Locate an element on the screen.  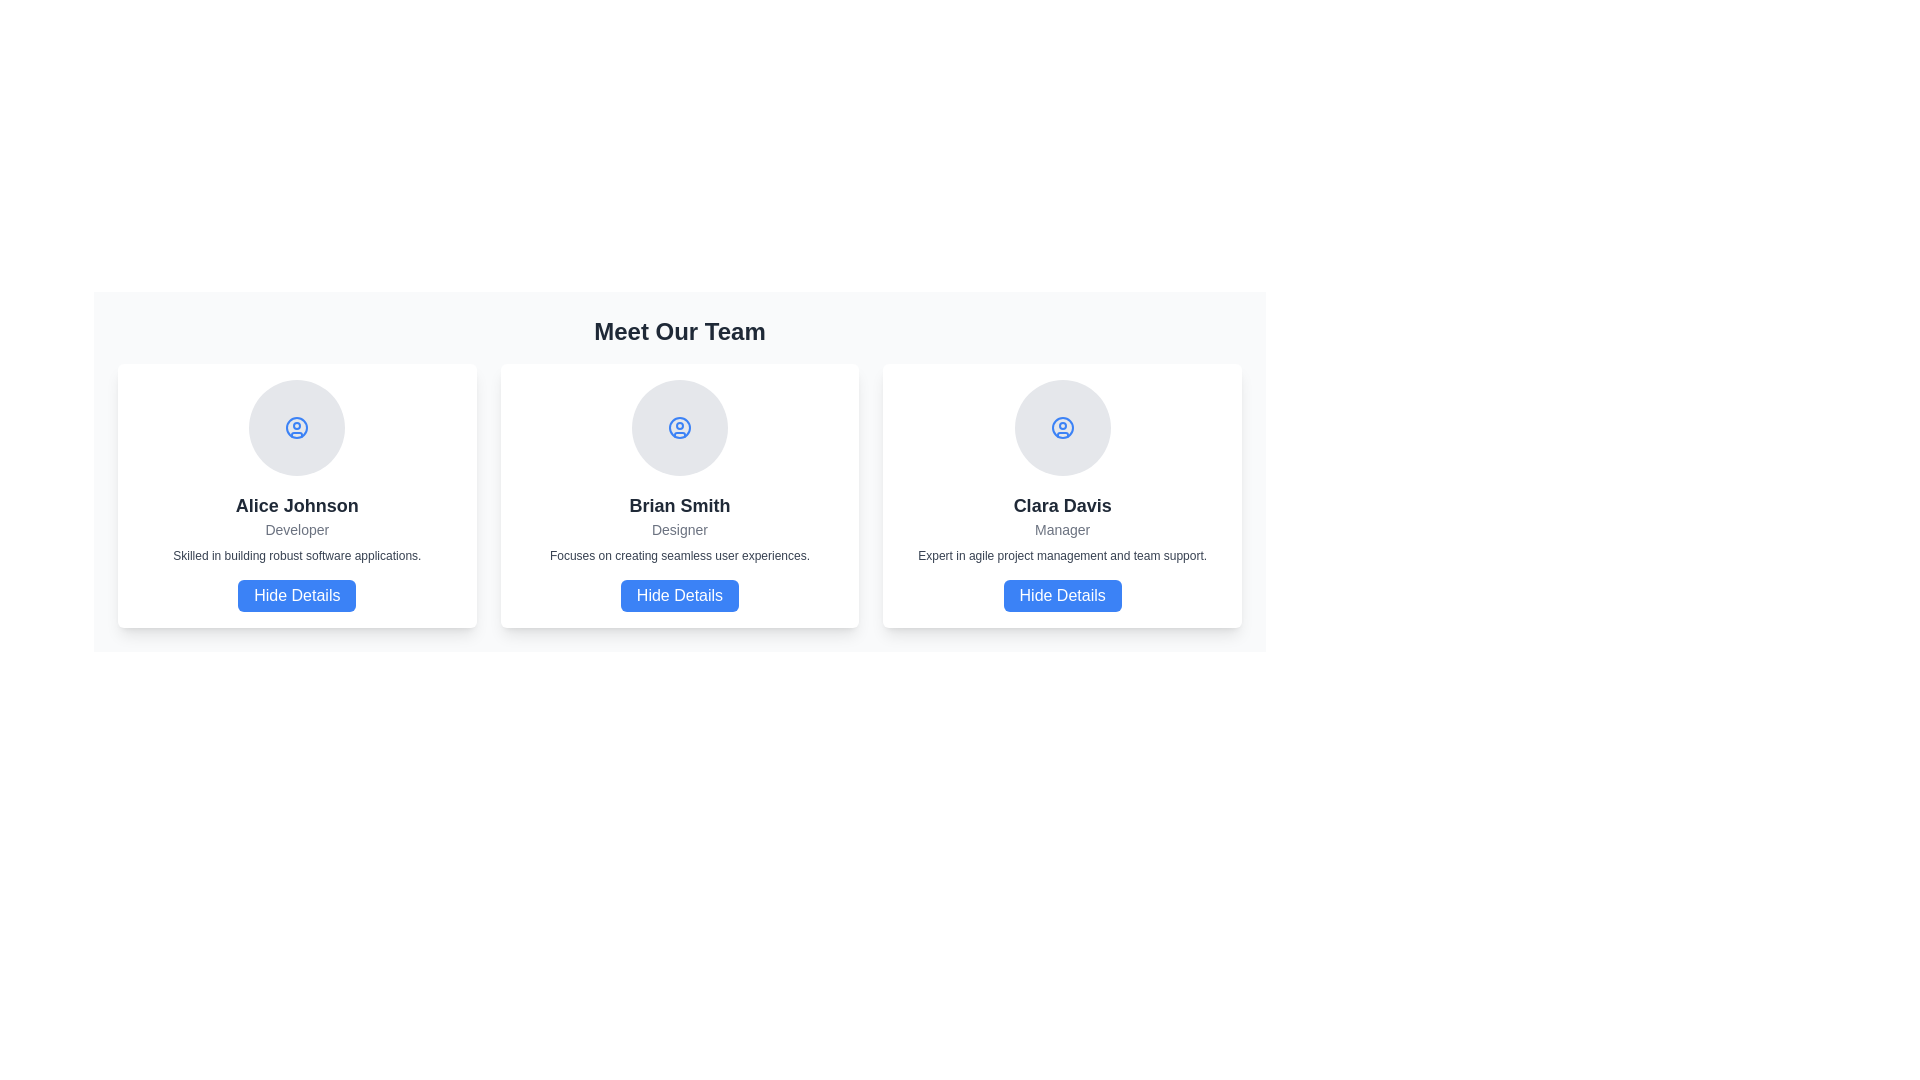
the graphical icon representing Alice Johnson's profile avatar, which is centrally positioned in the circular placeholder above her name is located at coordinates (296, 427).